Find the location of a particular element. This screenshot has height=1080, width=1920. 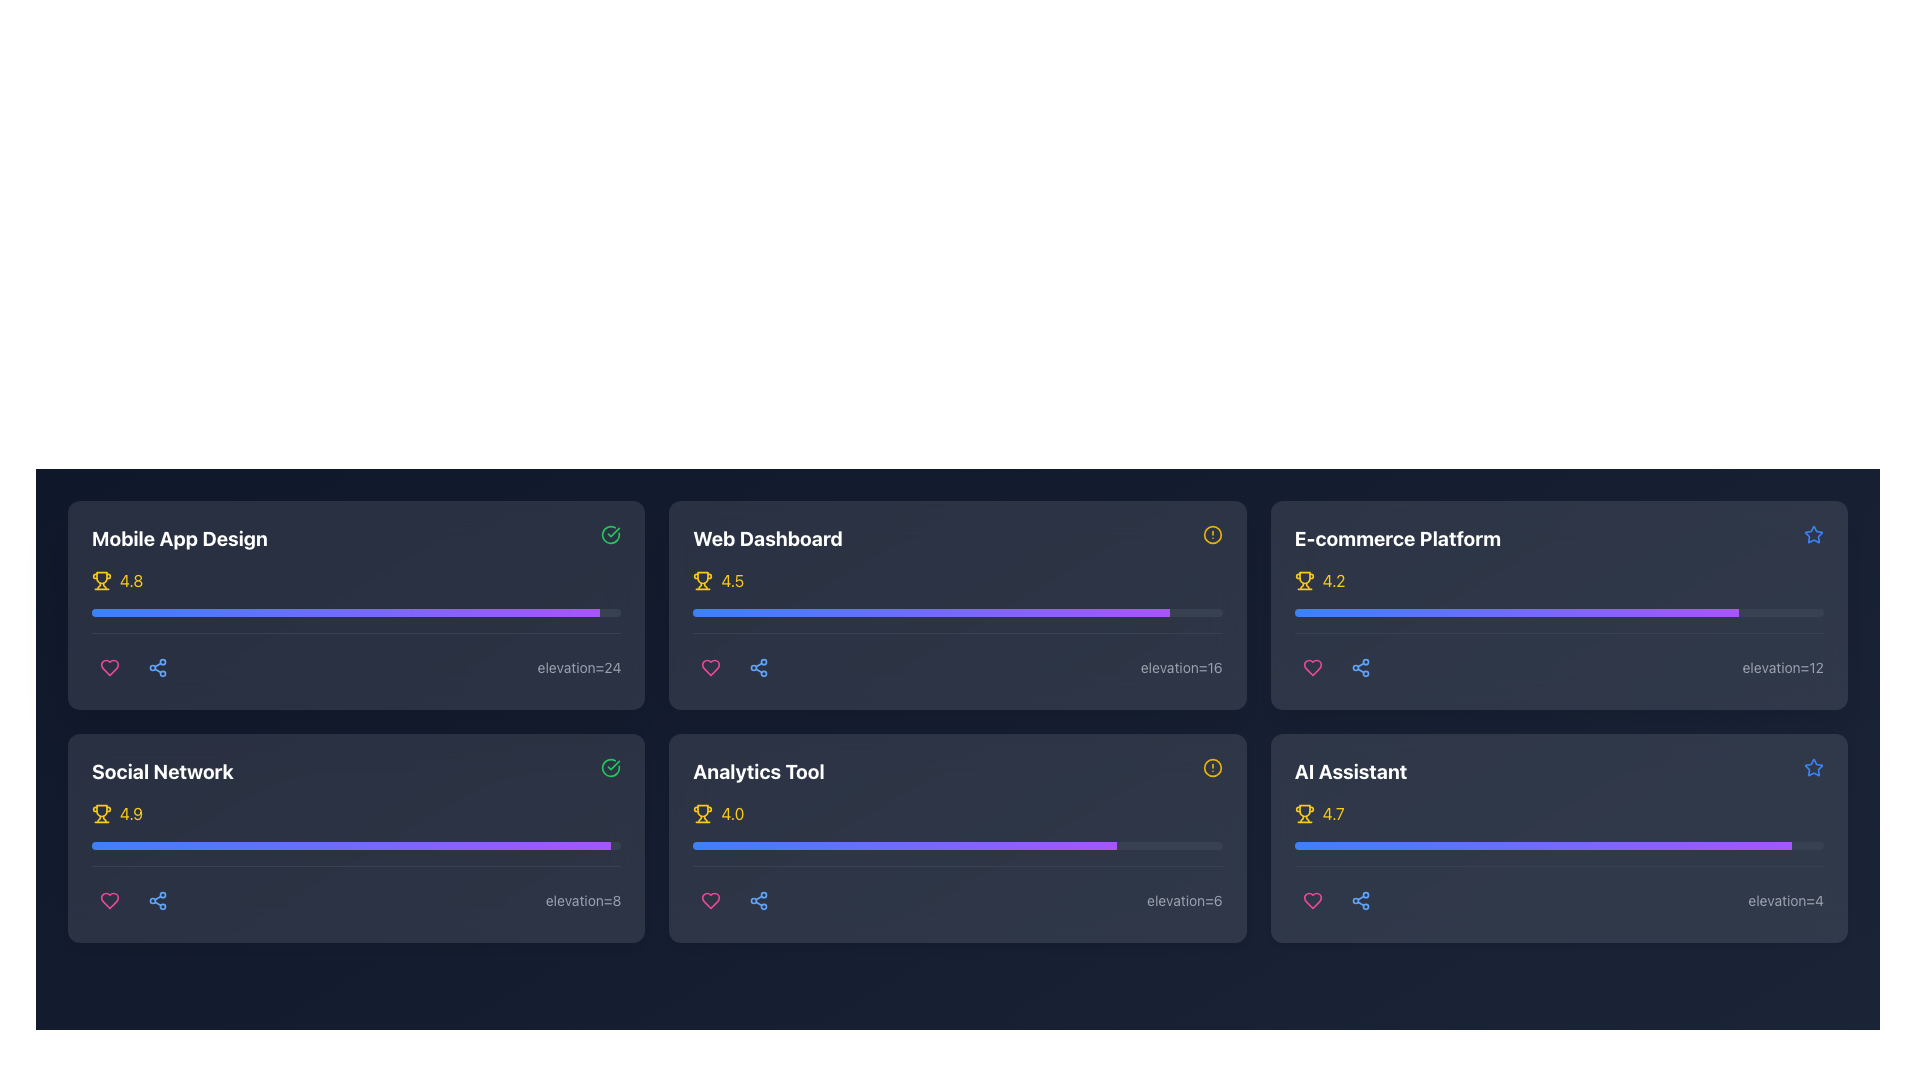

the horizontal progress bar styled with a gradient color scheme located below the text '4.0' in the 'Analytics Tool' card is located at coordinates (957, 859).